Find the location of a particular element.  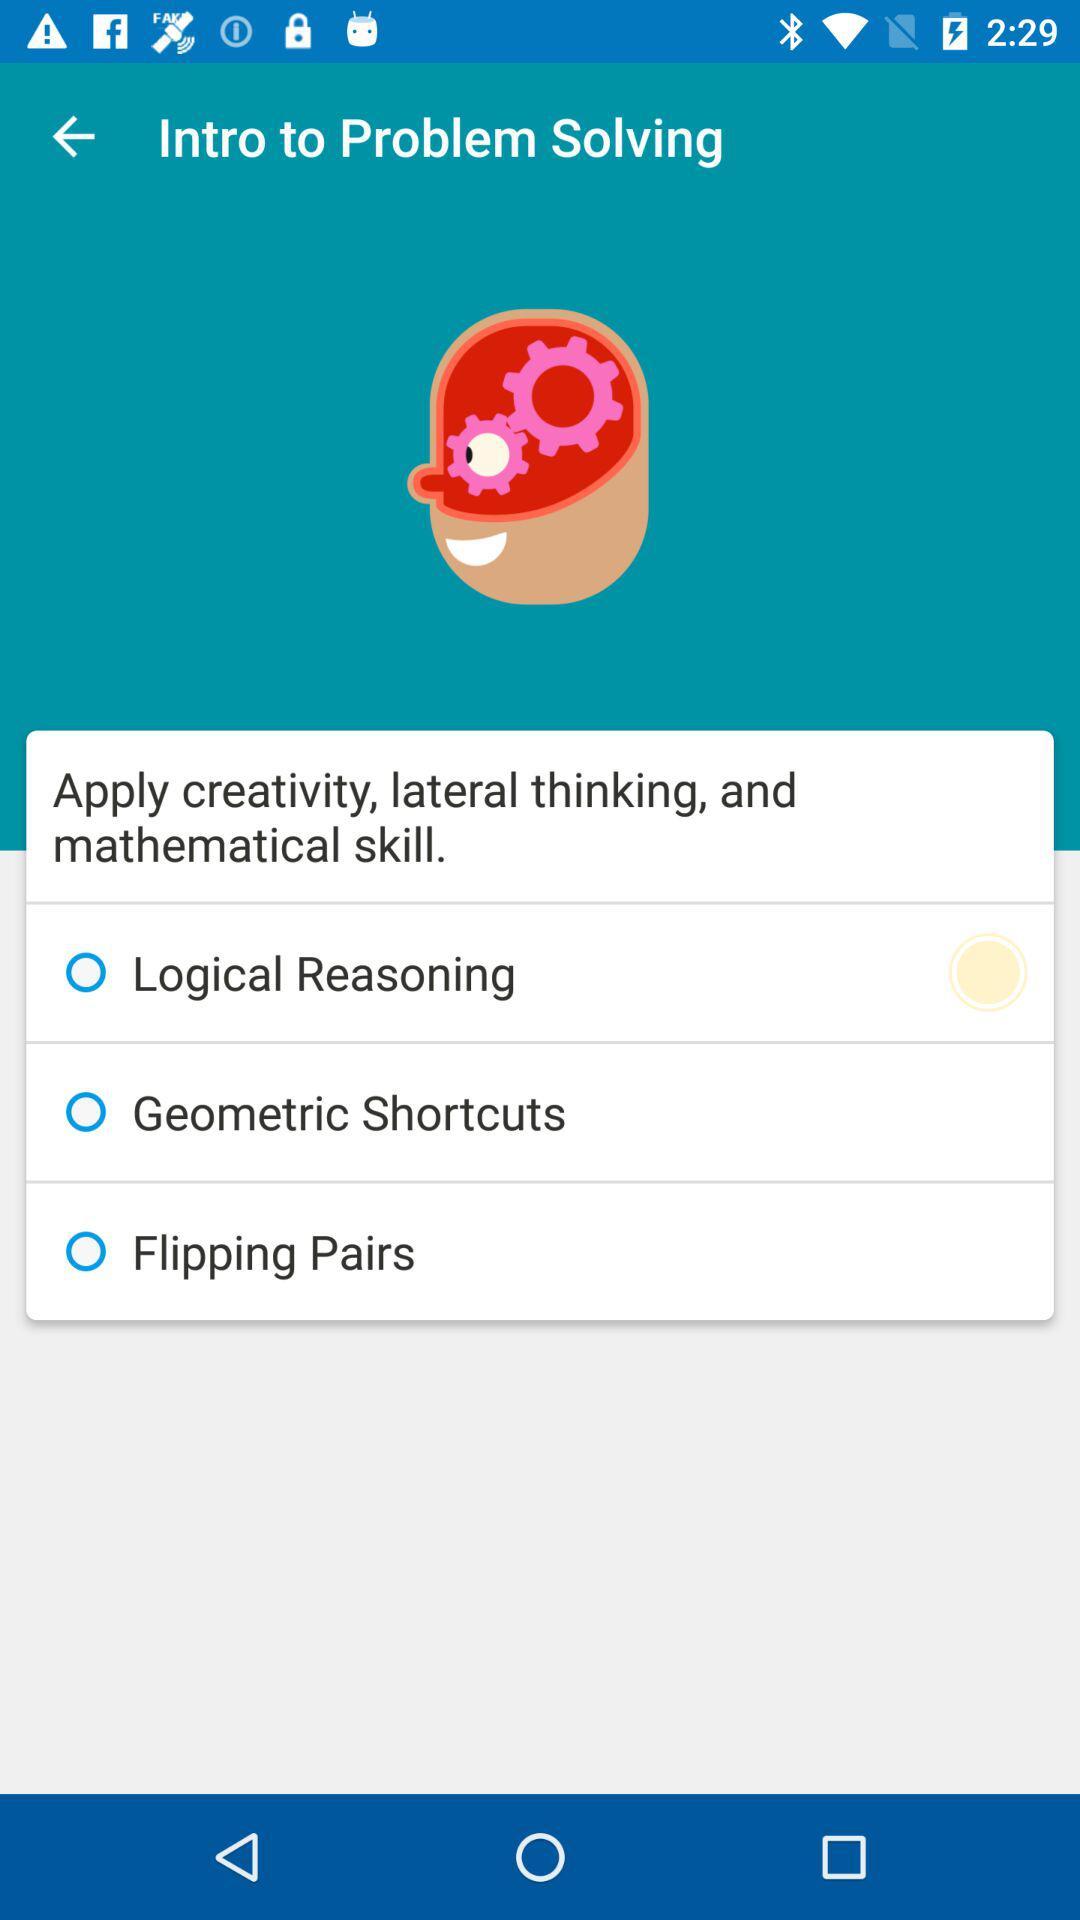

the geometric shortcuts icon is located at coordinates (540, 1111).